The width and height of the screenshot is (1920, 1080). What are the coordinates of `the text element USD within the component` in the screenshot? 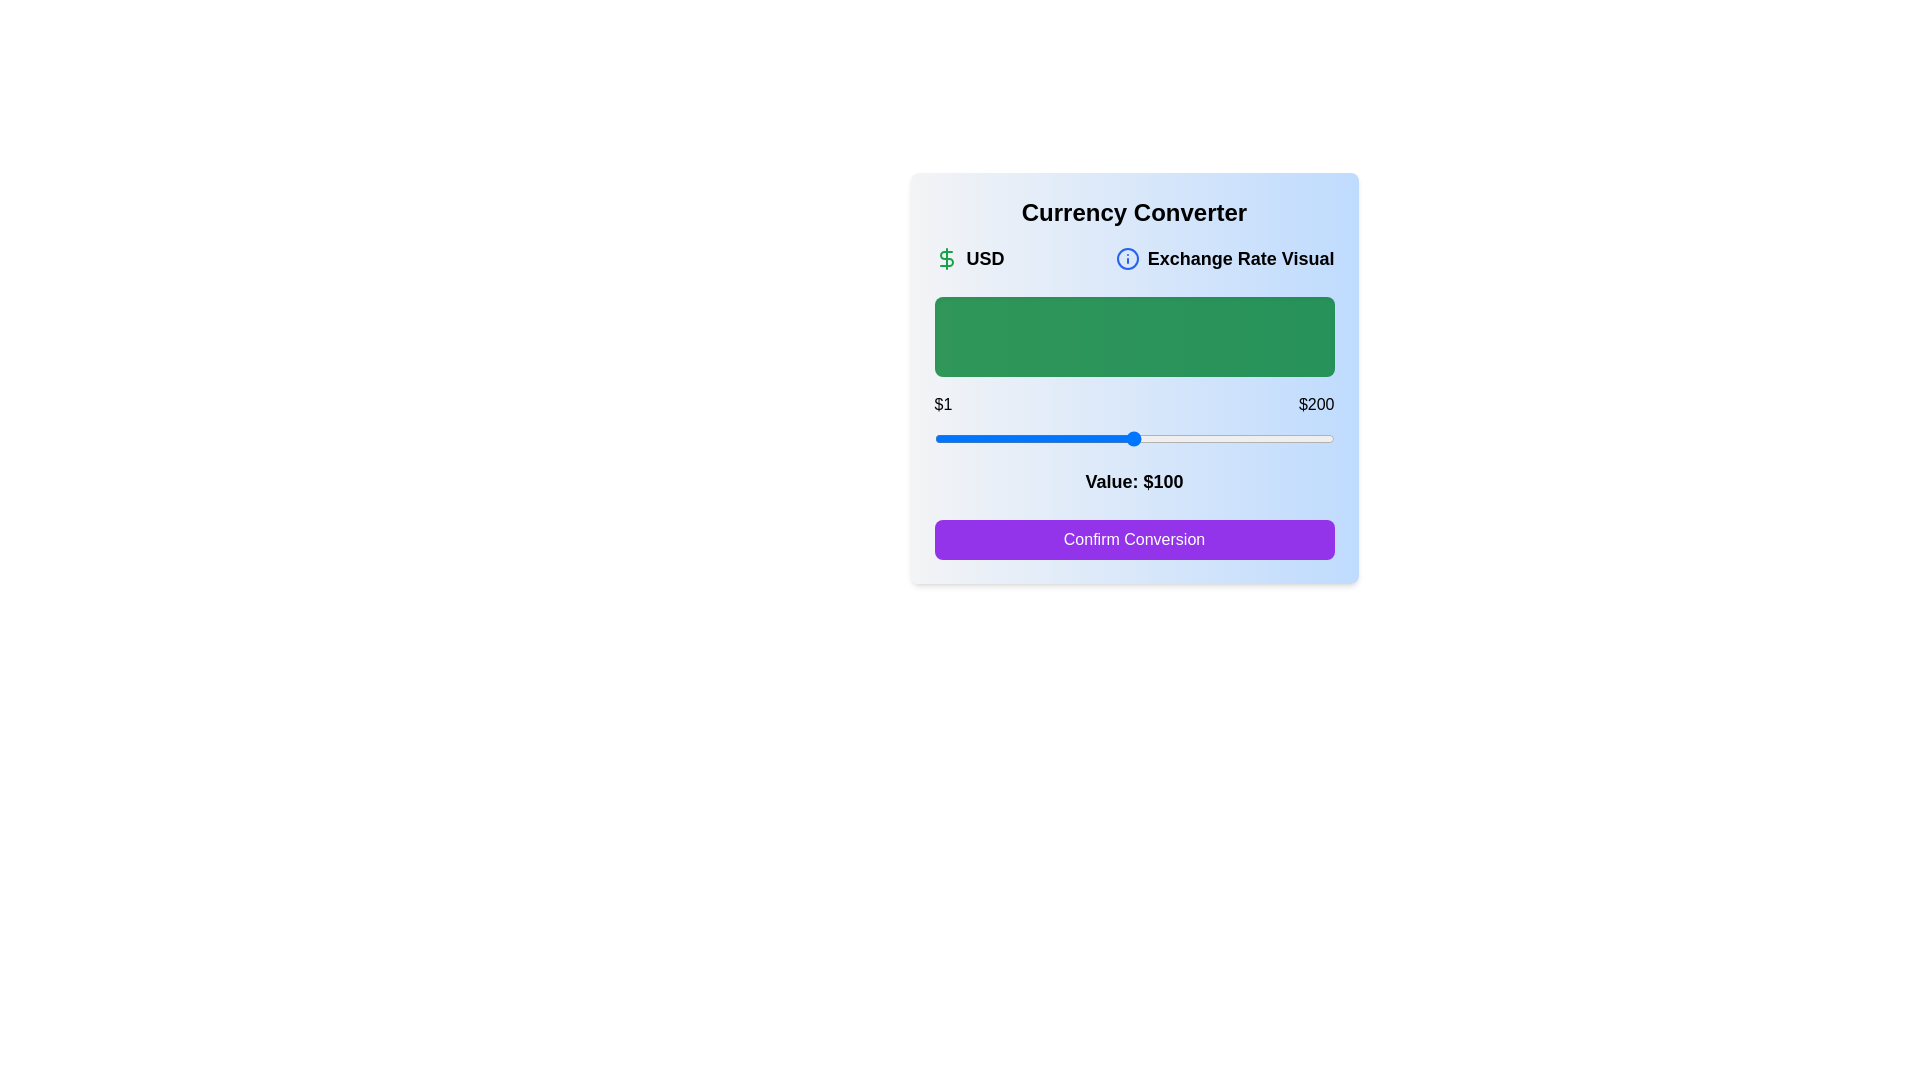 It's located at (969, 257).